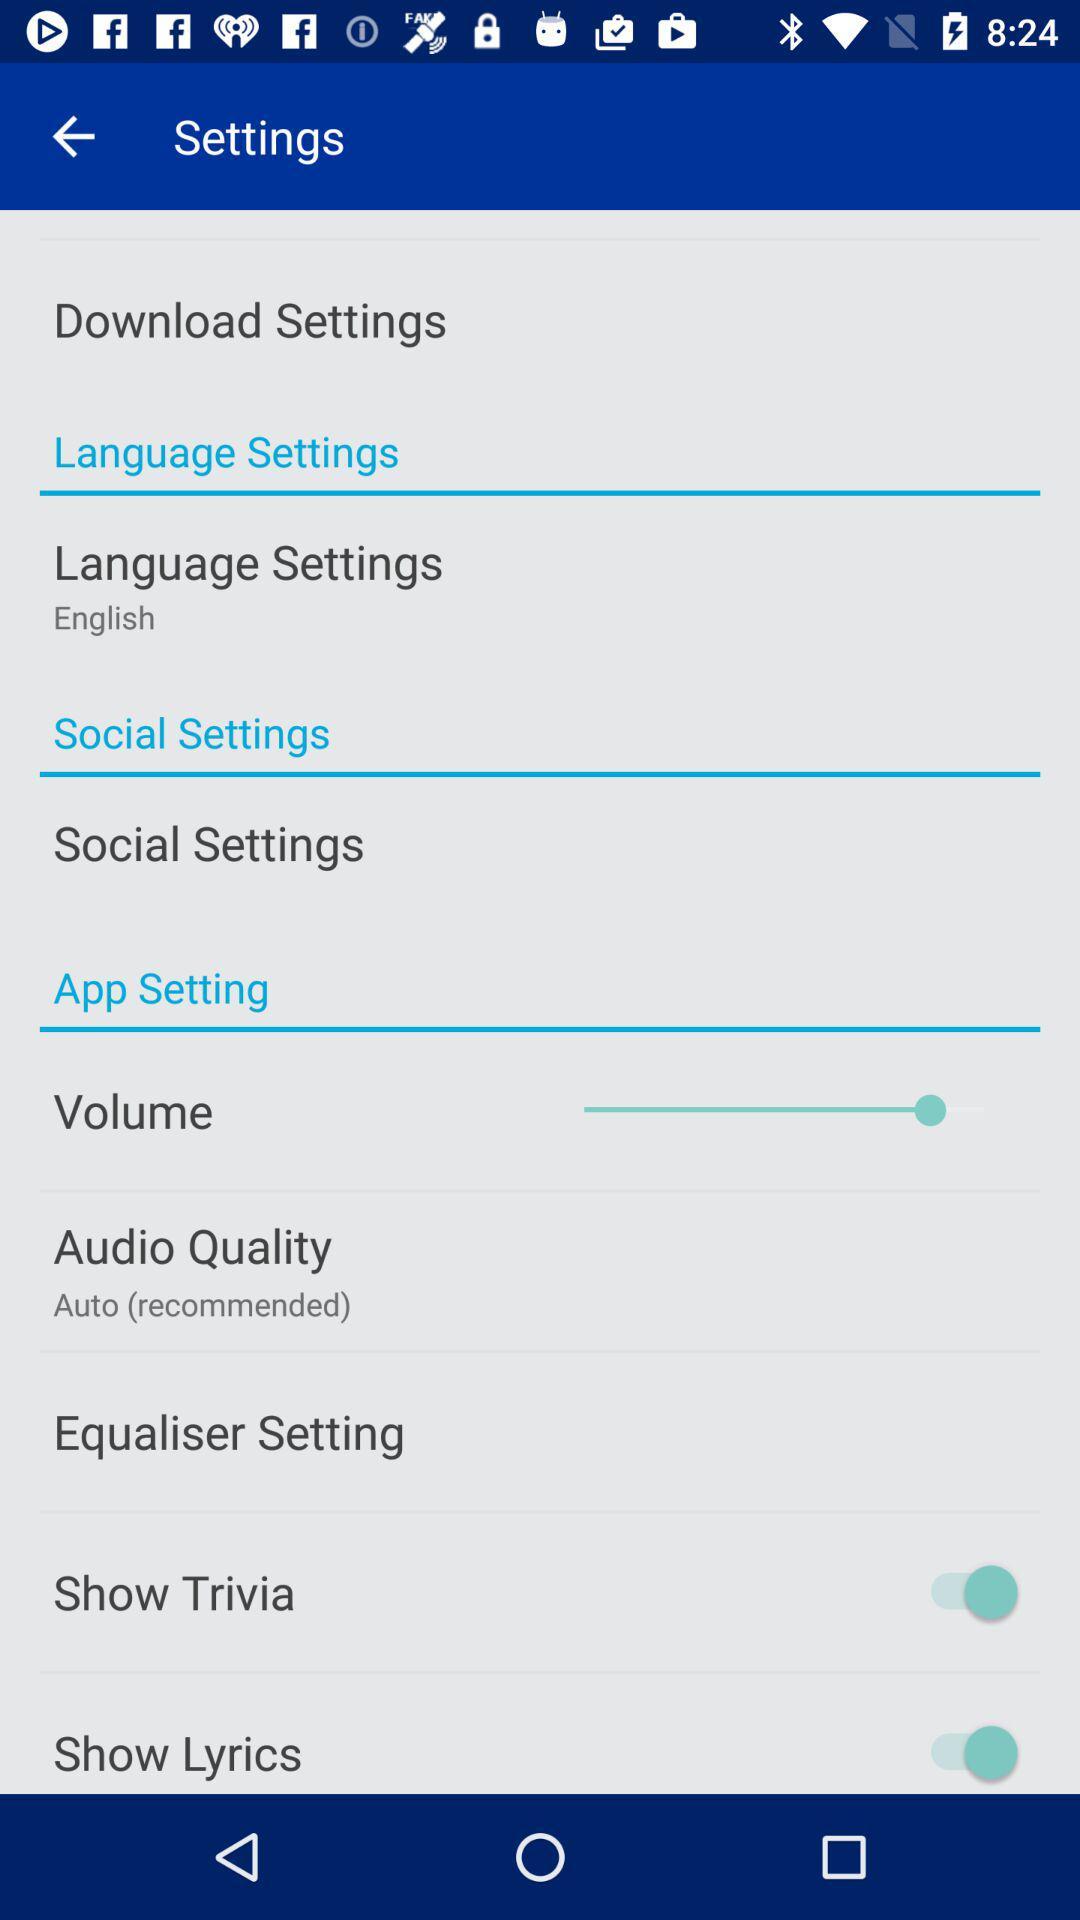 This screenshot has height=1920, width=1080. Describe the element at coordinates (540, 1270) in the screenshot. I see `the button which is above the equaliser setting` at that location.